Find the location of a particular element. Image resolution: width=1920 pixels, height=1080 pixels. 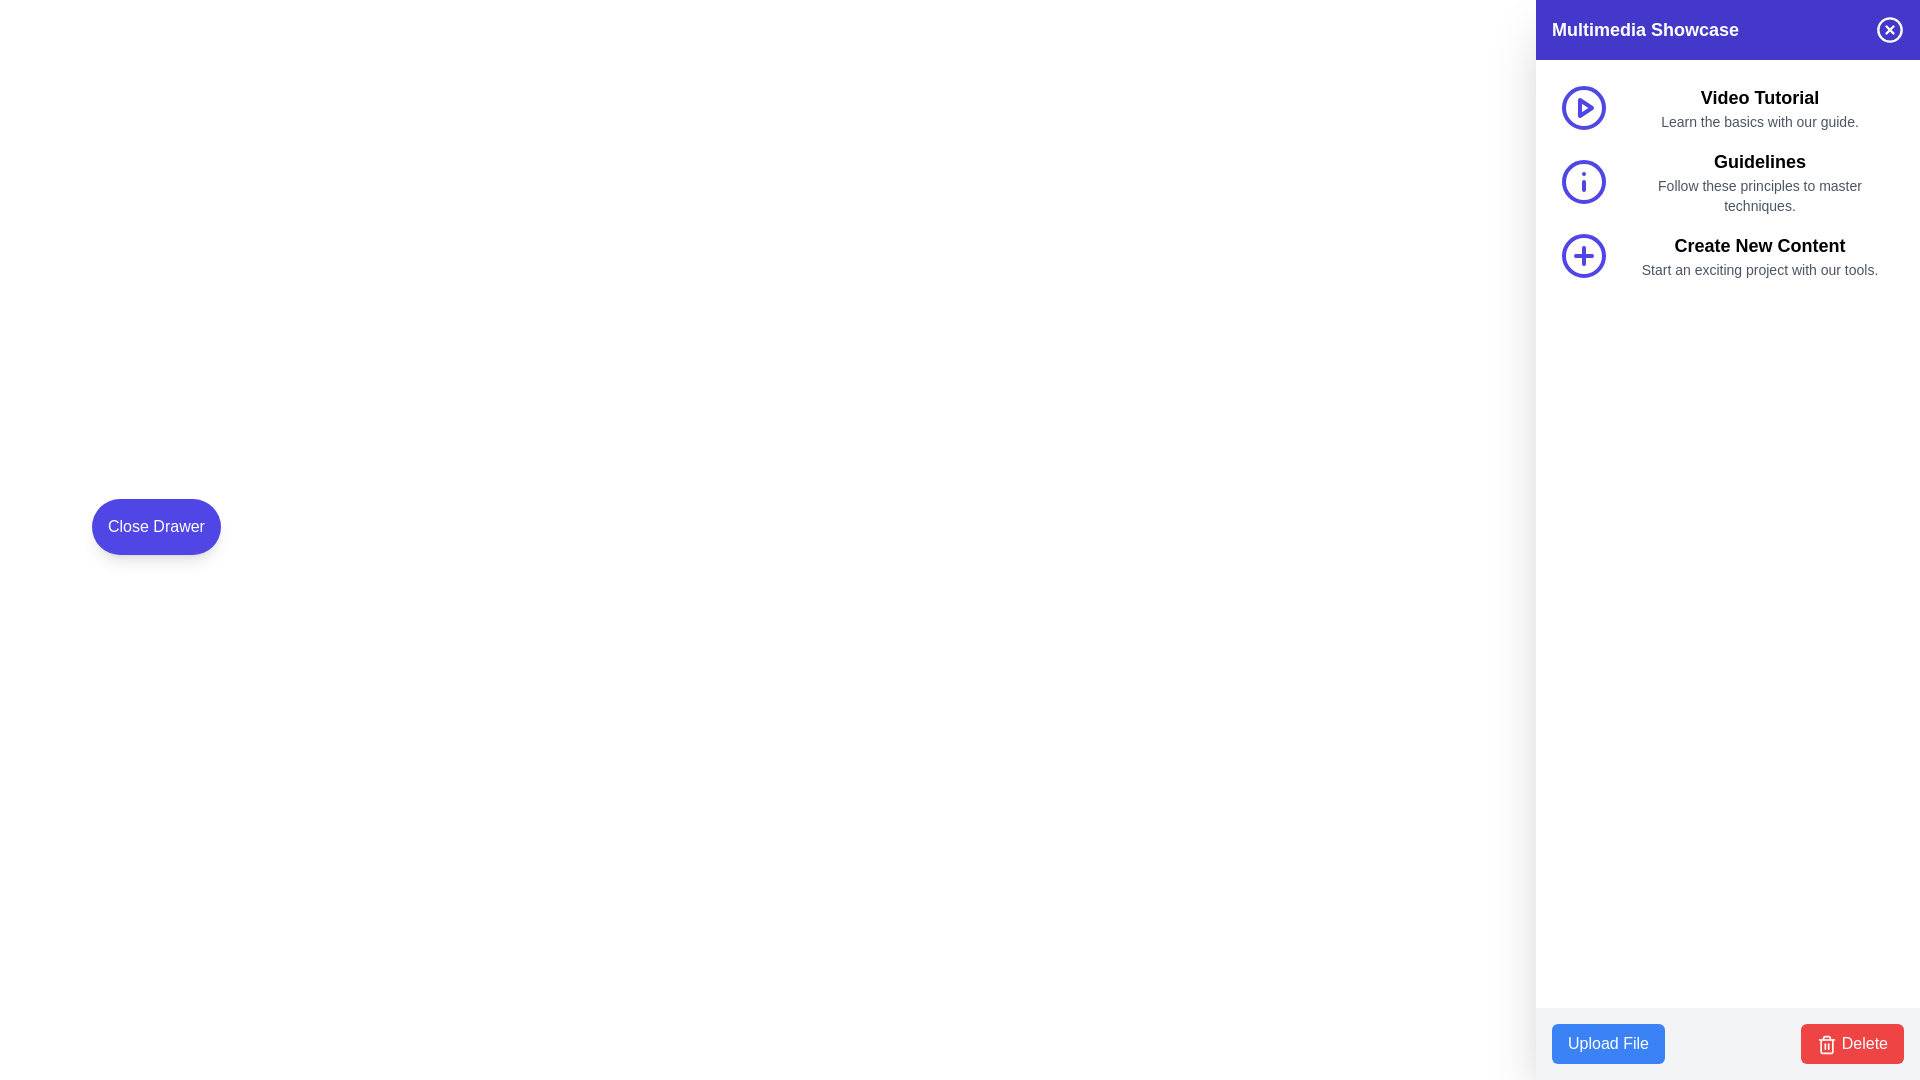

the appearance of the circular part of the close icon located at the top-right corner of the sidebar labeled 'Multimedia Showcase' is located at coordinates (1889, 29).